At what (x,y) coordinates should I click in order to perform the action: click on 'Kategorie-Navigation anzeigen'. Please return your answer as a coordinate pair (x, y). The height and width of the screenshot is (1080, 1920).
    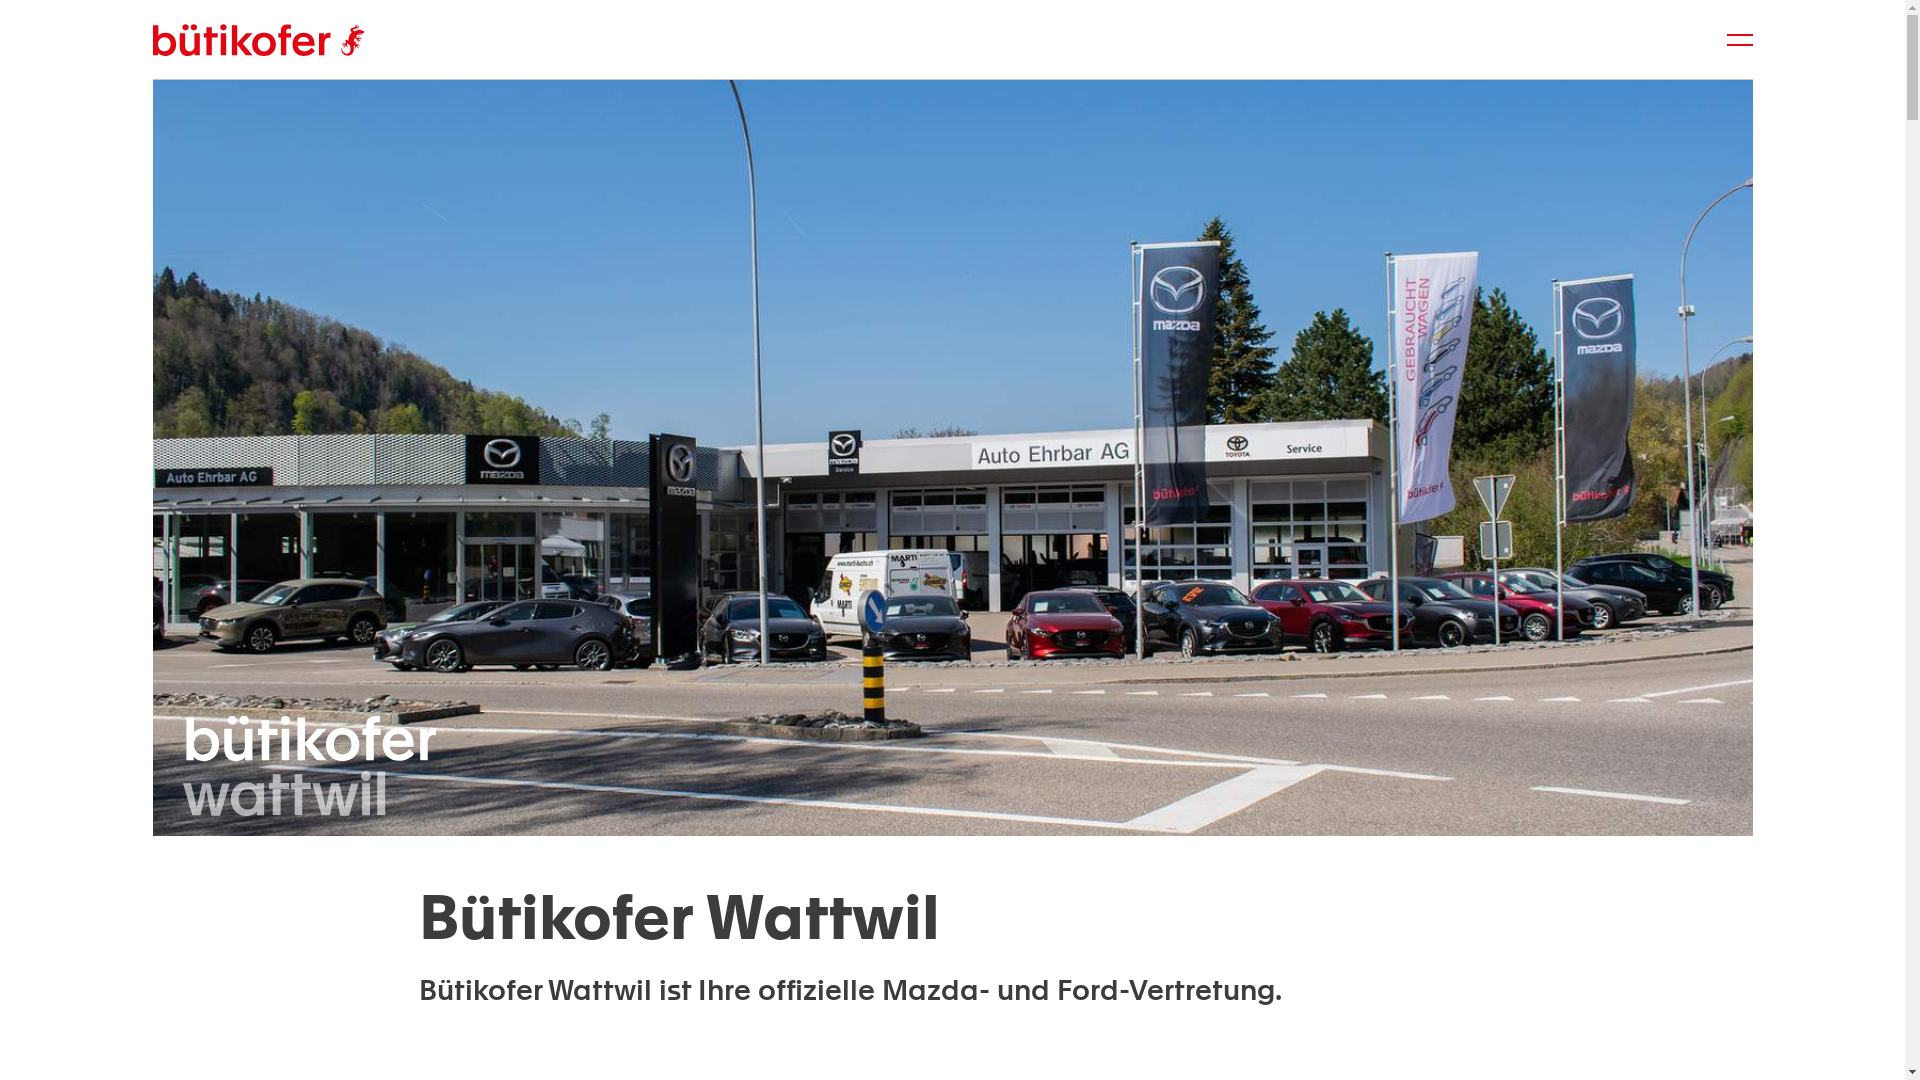
    Looking at the image, I should click on (1738, 39).